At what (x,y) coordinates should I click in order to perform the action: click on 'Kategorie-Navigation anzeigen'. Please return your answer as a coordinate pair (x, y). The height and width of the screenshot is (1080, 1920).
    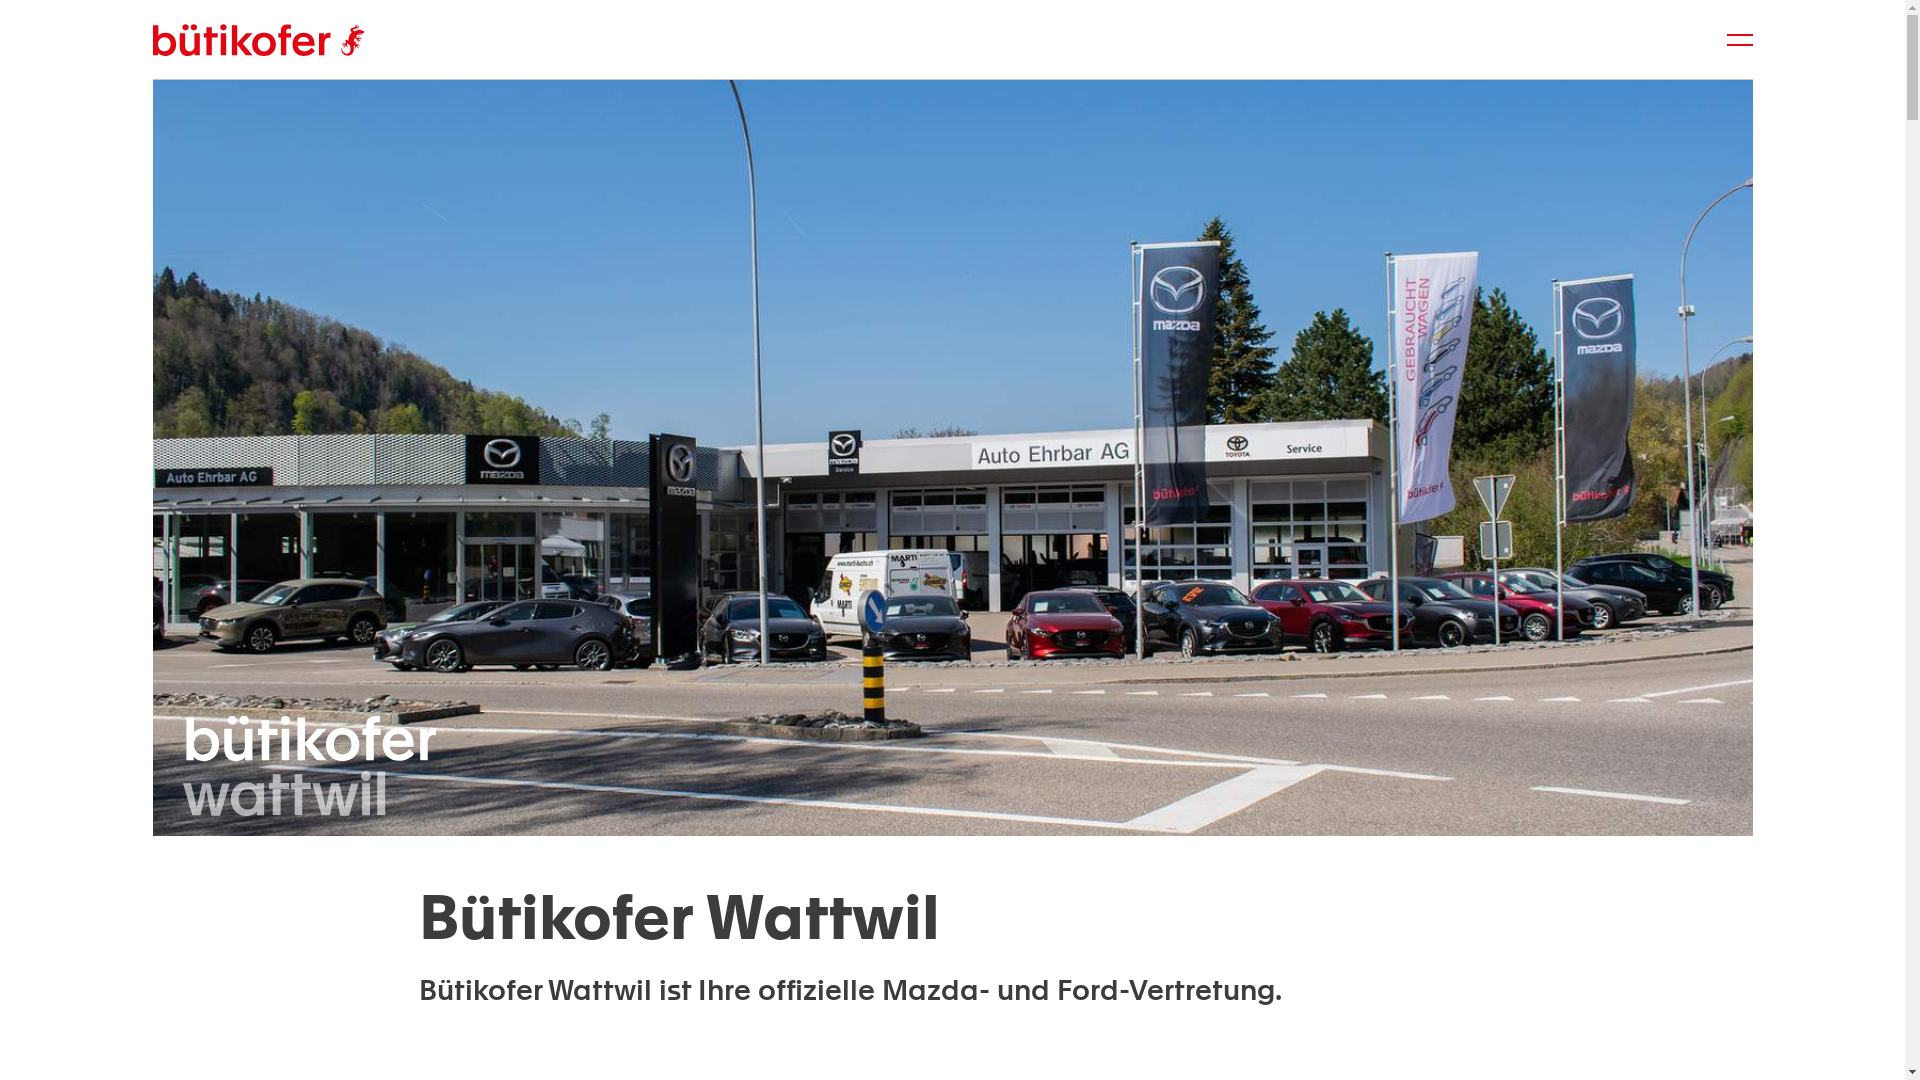
    Looking at the image, I should click on (1738, 39).